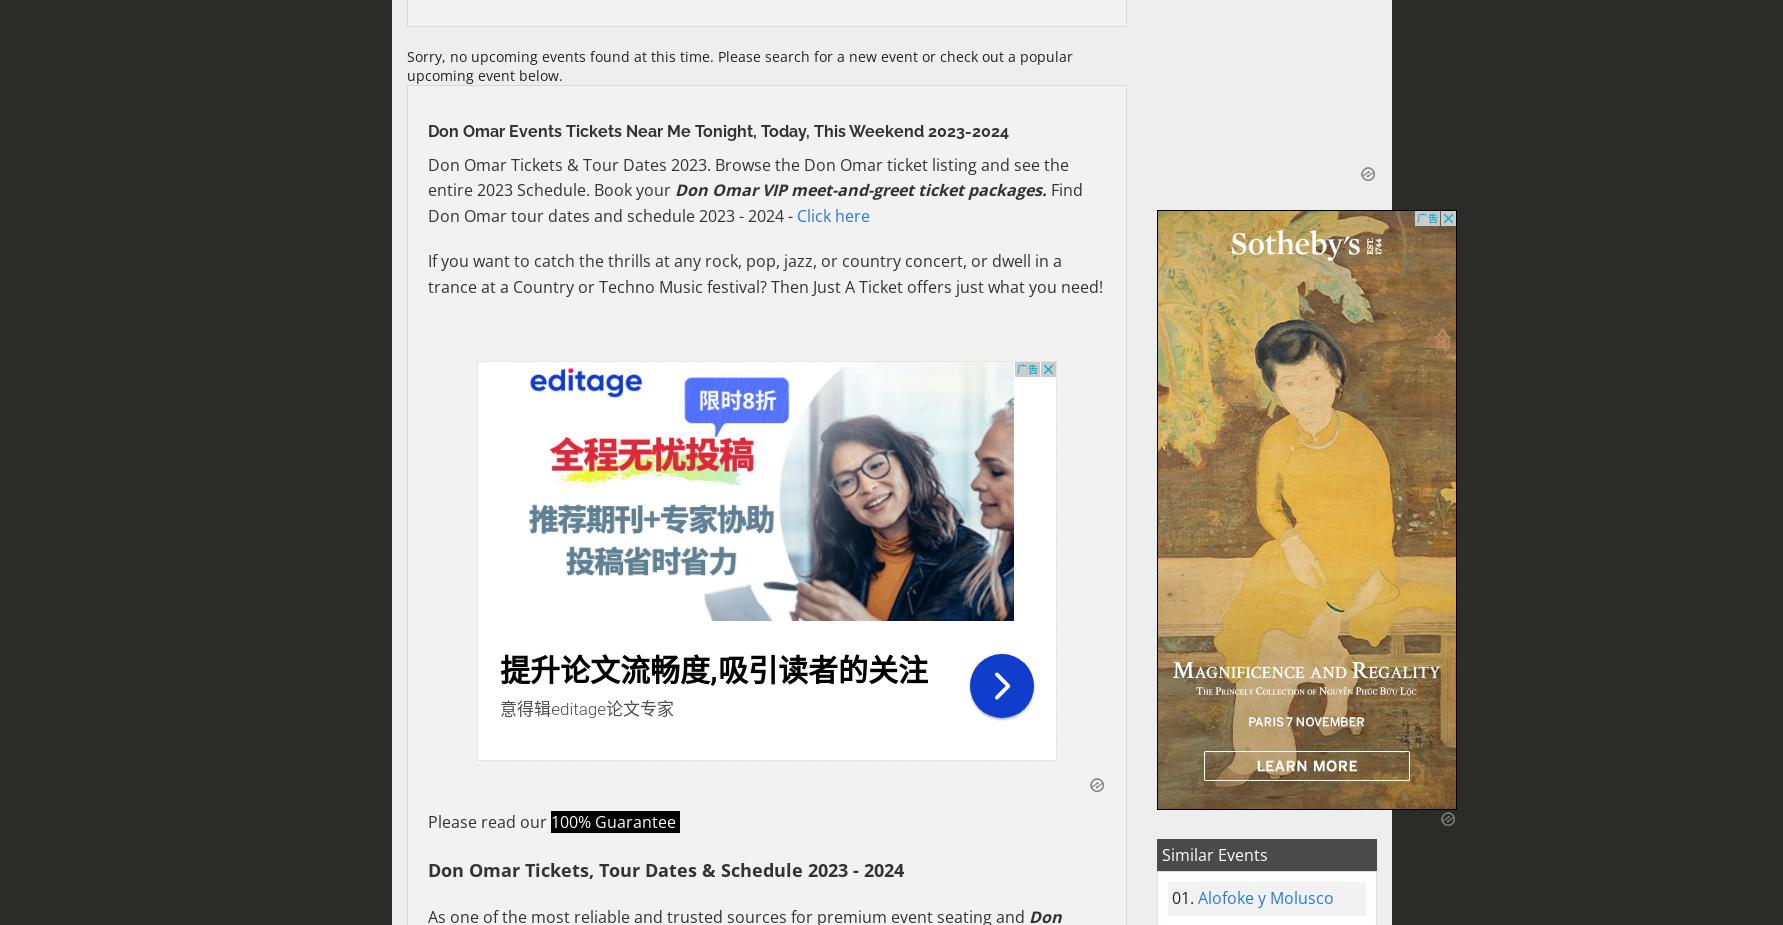 This screenshot has height=925, width=1783. What do you see at coordinates (629, 188) in the screenshot?
I see `'. Book your'` at bounding box center [629, 188].